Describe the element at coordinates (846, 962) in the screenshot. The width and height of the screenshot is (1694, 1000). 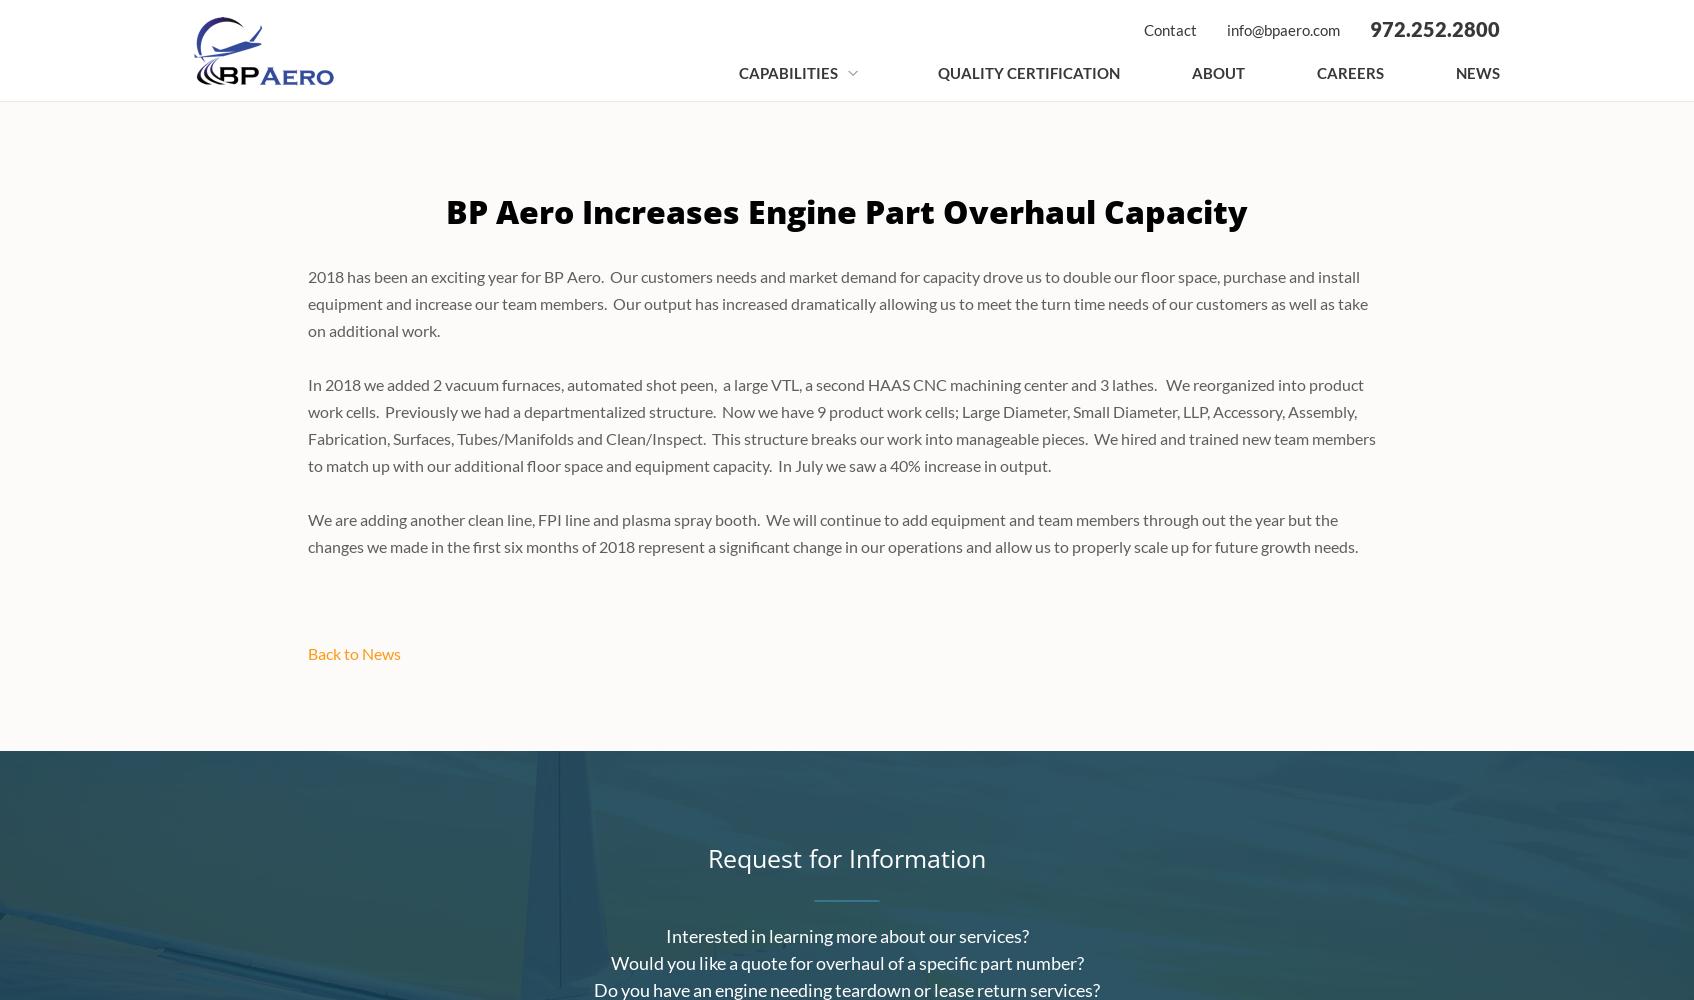
I see `'Would you like a quote for overhaul of a specific part number?'` at that location.